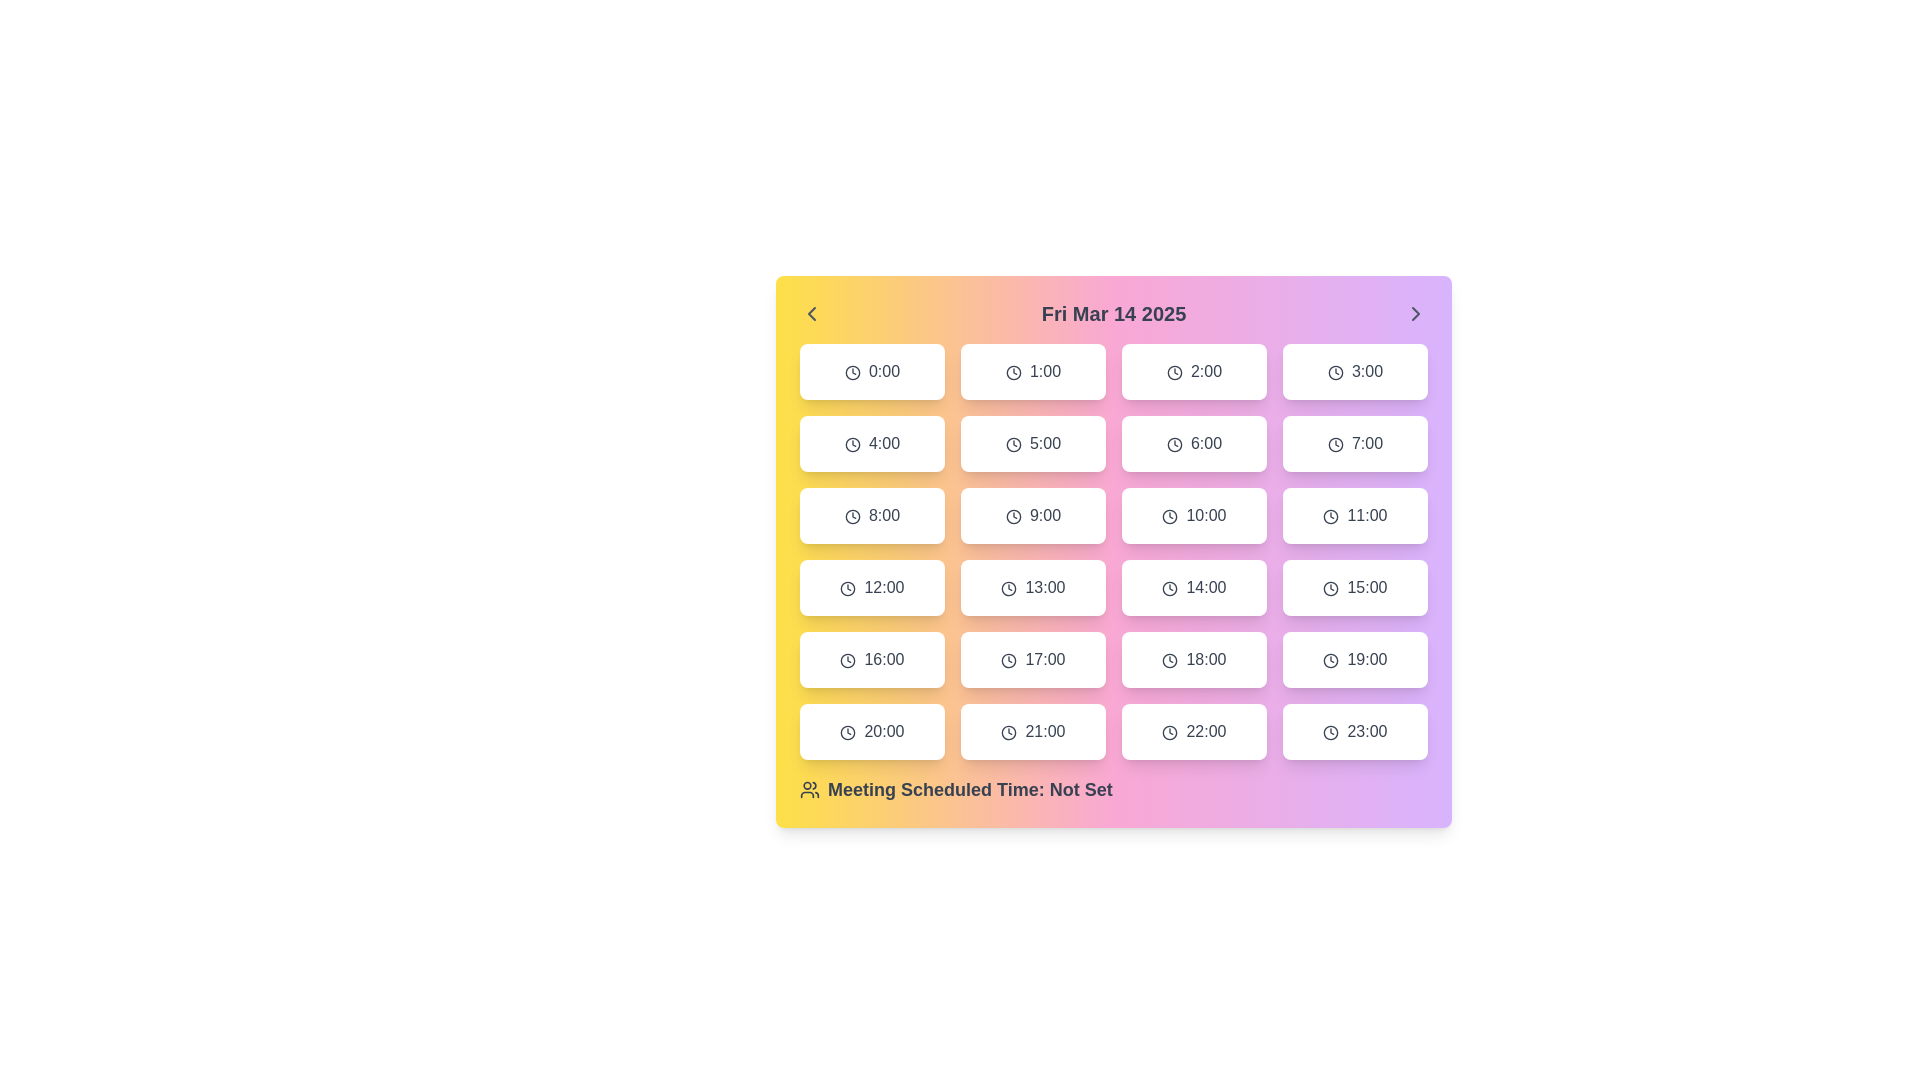  Describe the element at coordinates (872, 732) in the screenshot. I see `the button that allows users to schedule or select the time '20:00' located in the sixth row and first column of a grid containing 24 similar time selection buttons` at that location.